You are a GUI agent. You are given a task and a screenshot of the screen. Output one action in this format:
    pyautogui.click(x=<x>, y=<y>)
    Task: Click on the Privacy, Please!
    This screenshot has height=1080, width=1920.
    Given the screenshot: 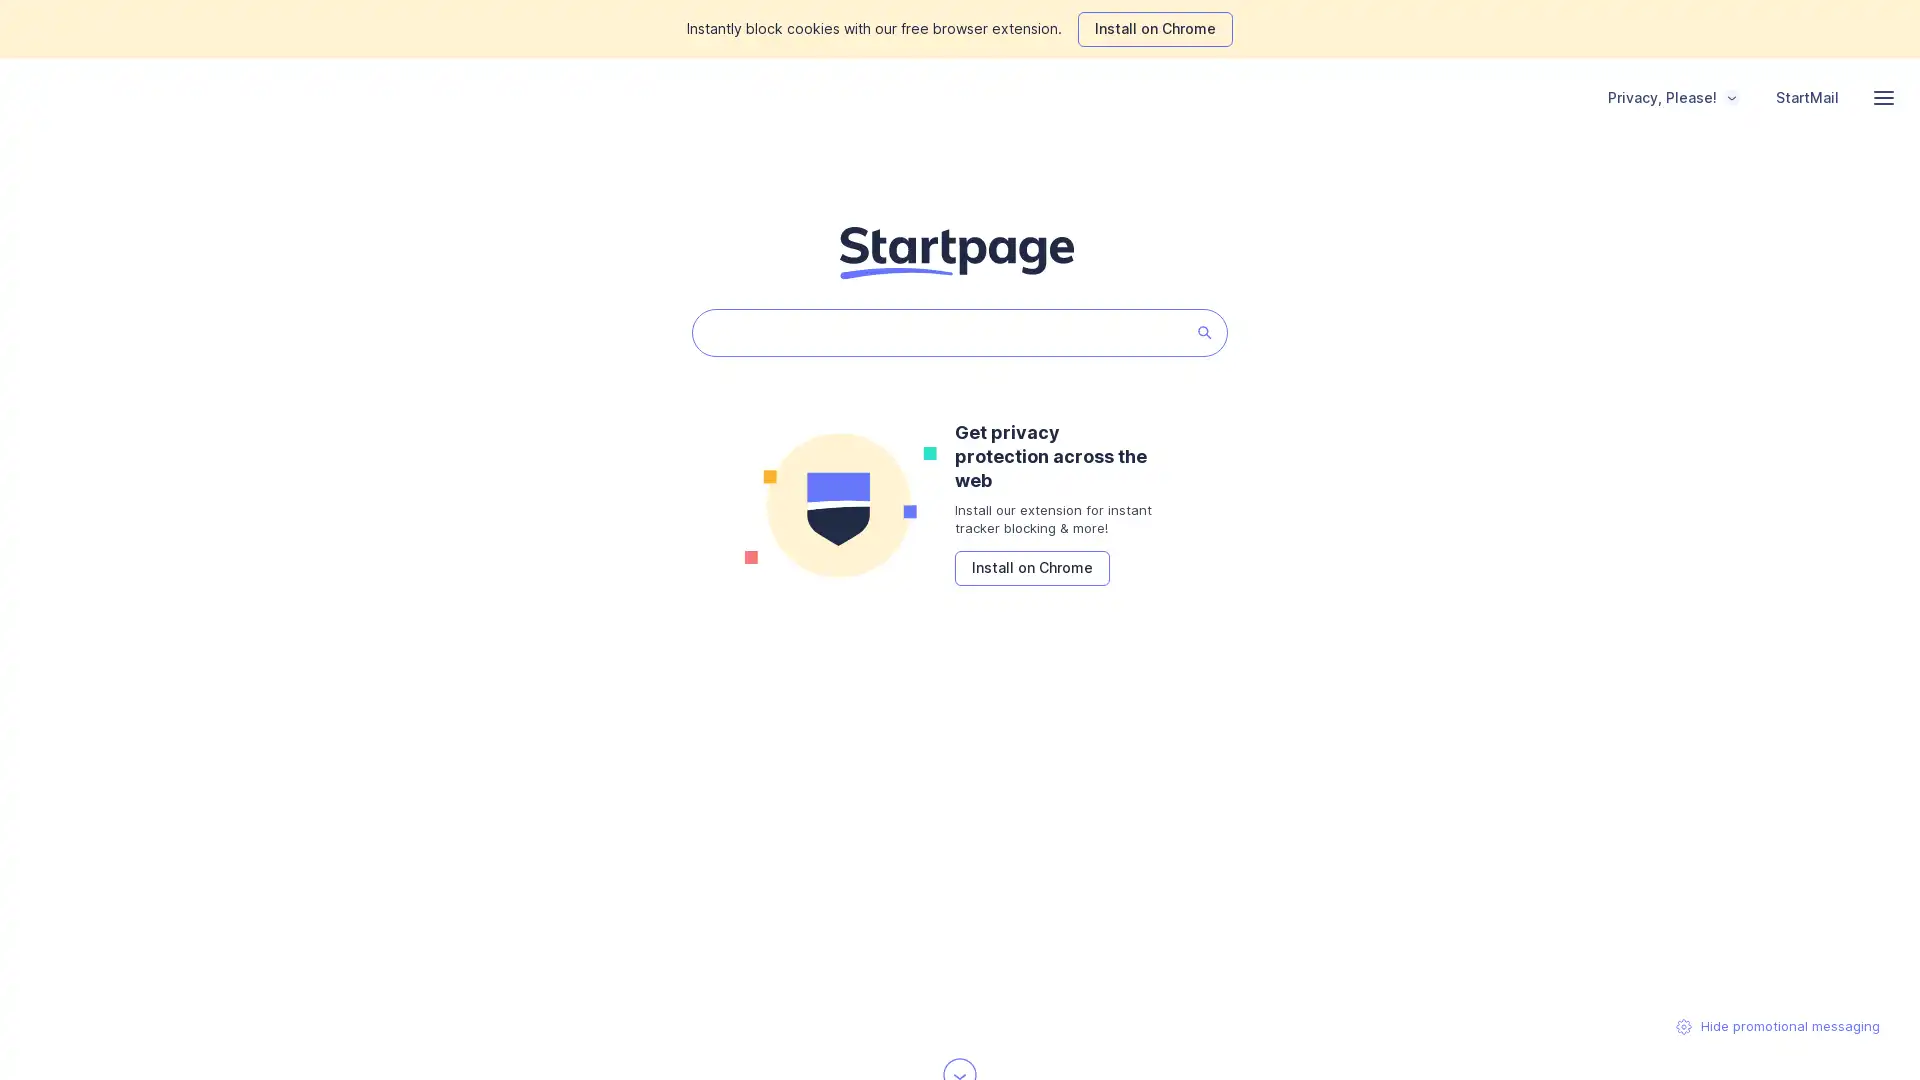 What is the action you would take?
    pyautogui.click(x=1673, y=97)
    